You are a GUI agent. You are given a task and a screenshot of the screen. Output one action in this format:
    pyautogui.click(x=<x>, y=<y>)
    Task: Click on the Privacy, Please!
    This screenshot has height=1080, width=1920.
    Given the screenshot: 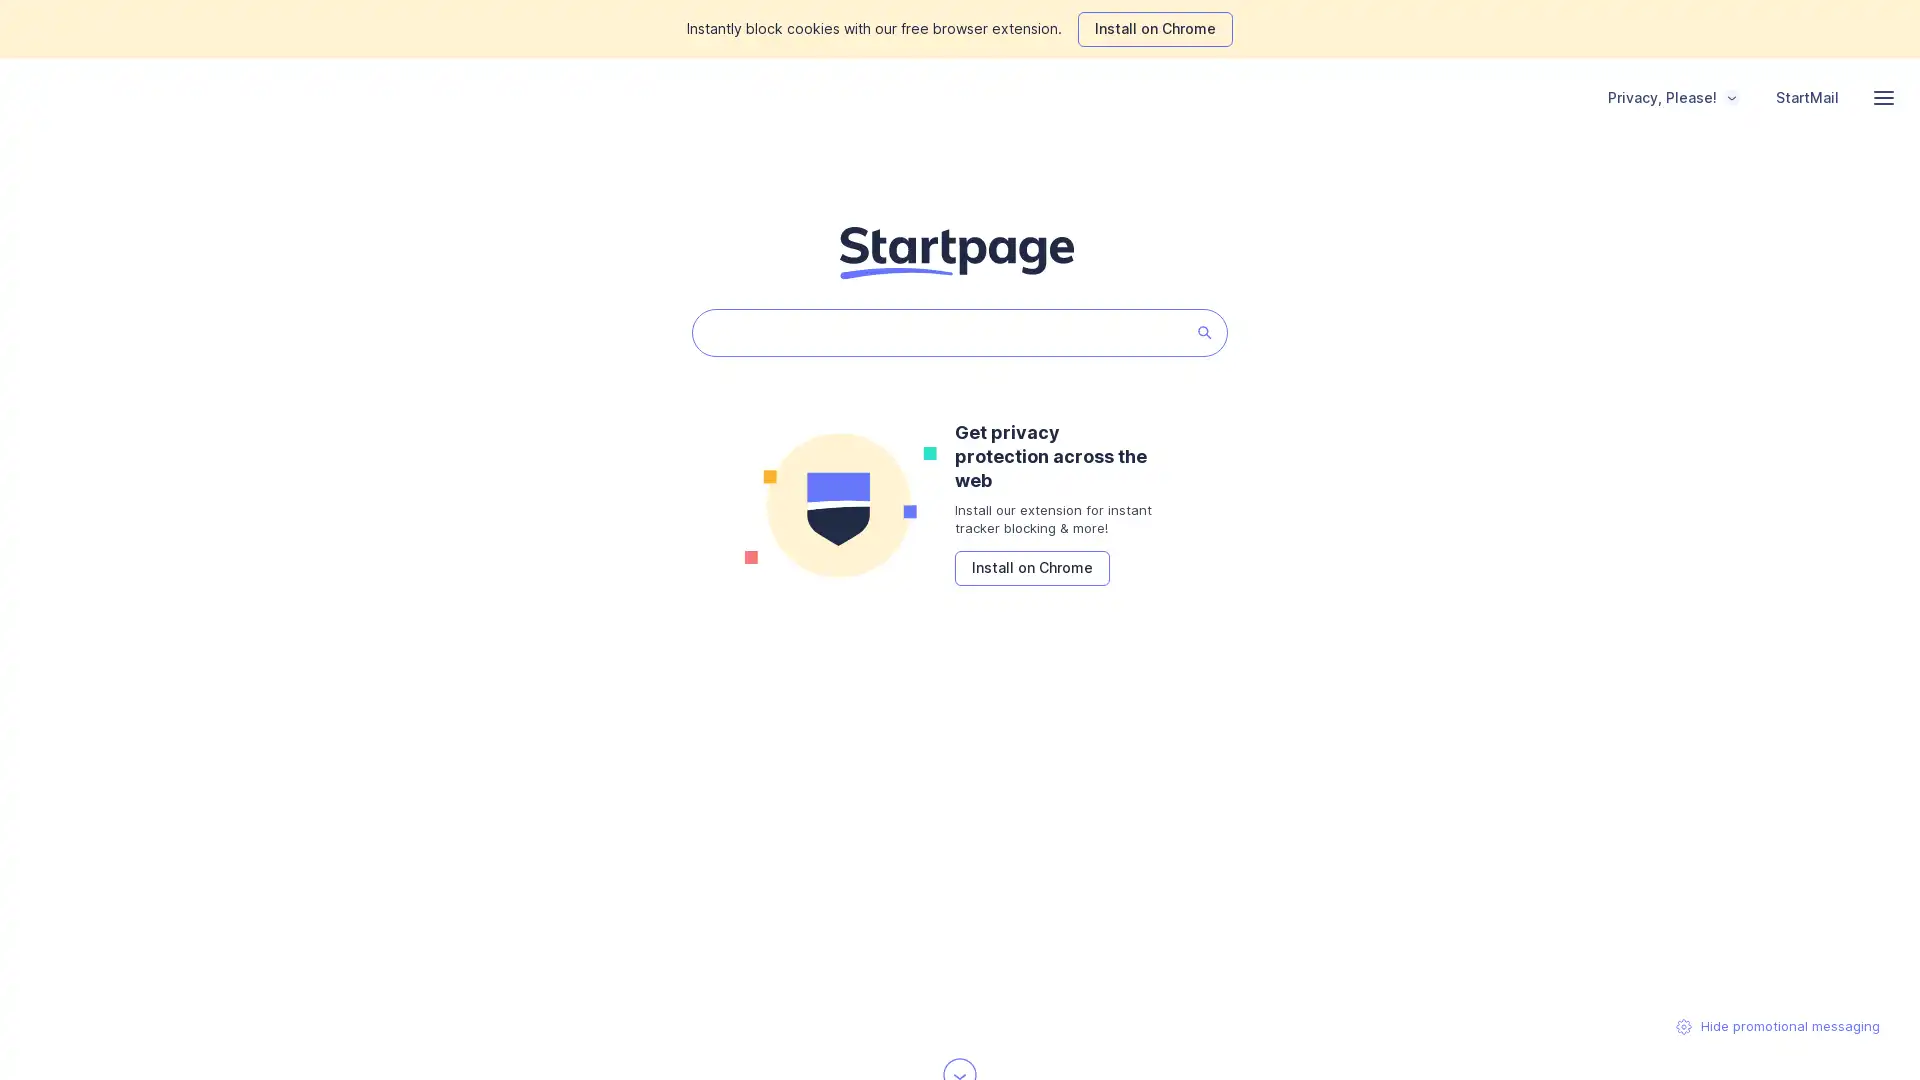 What is the action you would take?
    pyautogui.click(x=1673, y=97)
    